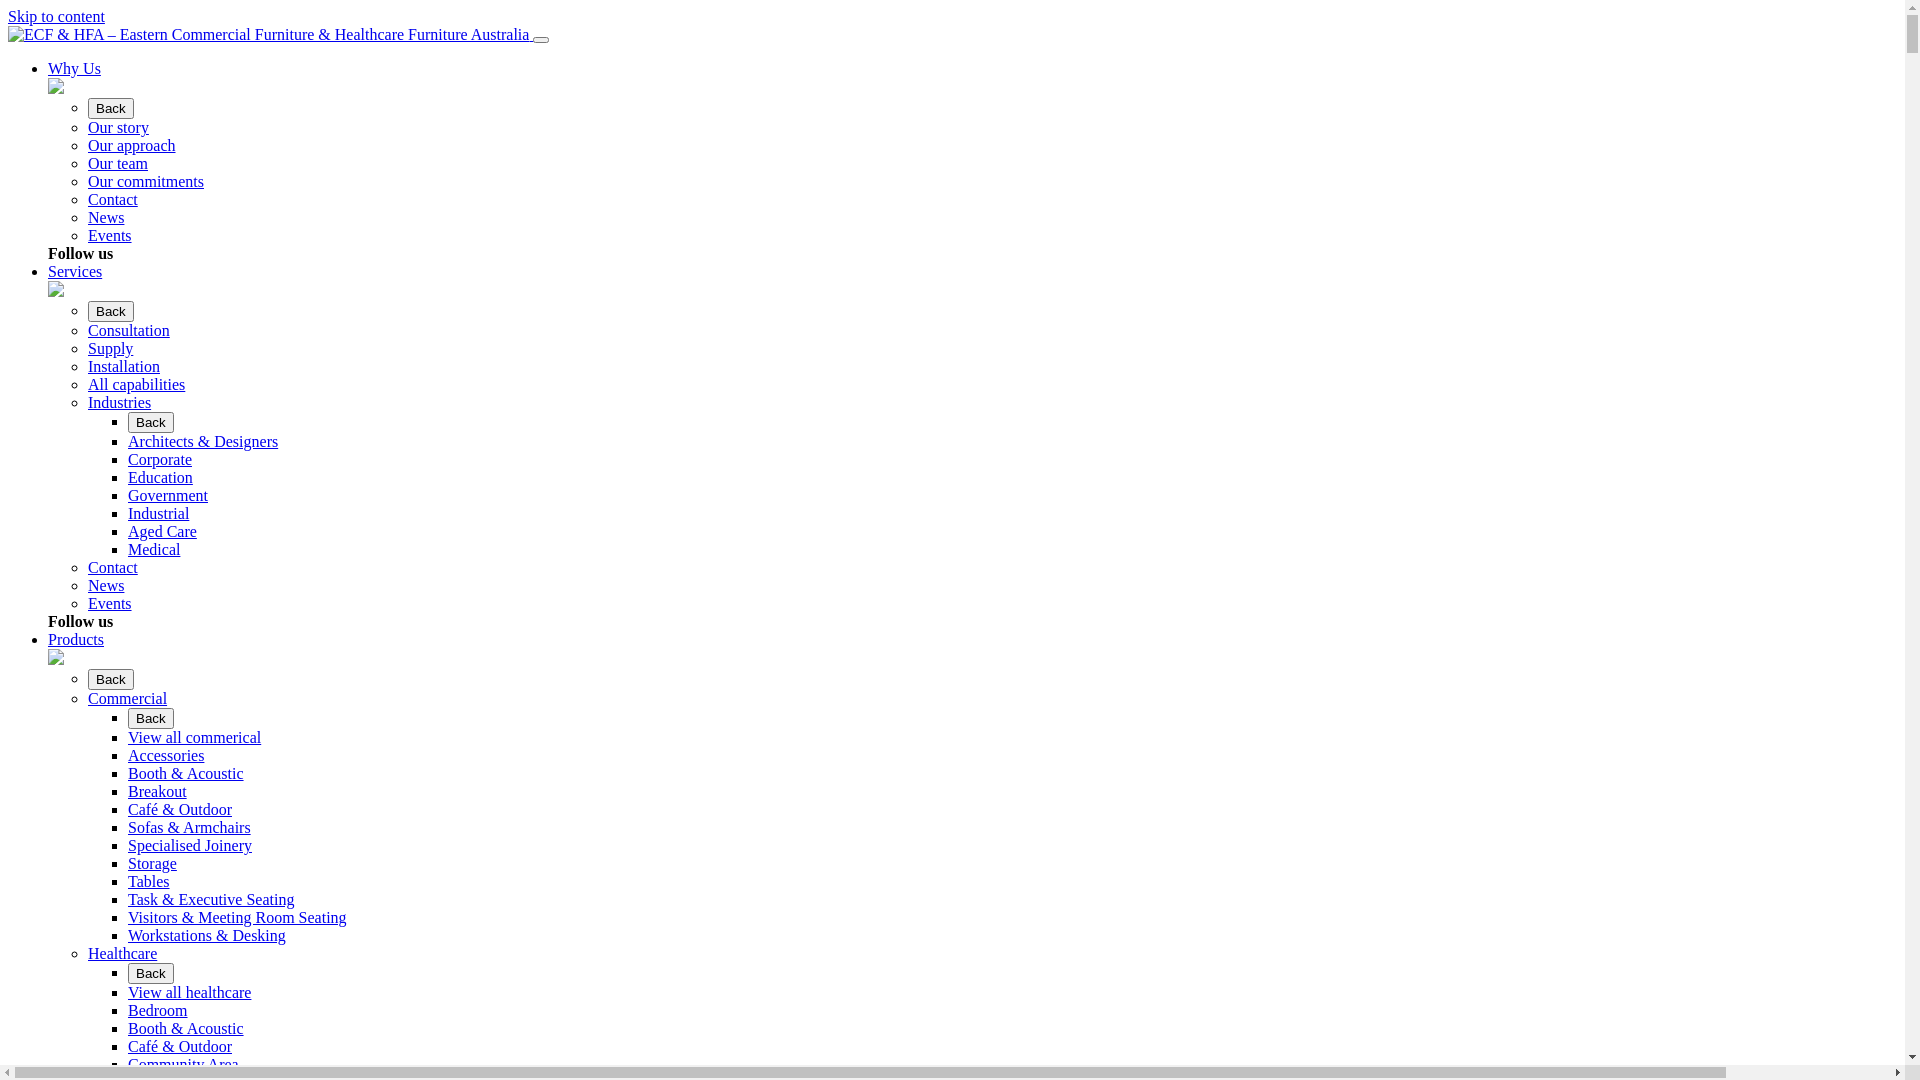  Describe the element at coordinates (186, 772) in the screenshot. I see `'Booth & Acoustic'` at that location.